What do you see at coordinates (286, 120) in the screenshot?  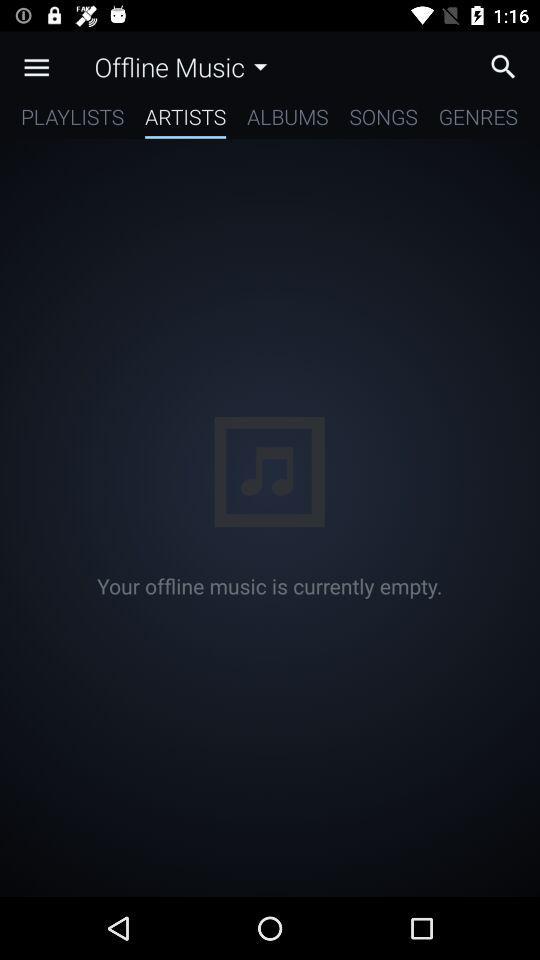 I see `the app to the right of artists item` at bounding box center [286, 120].